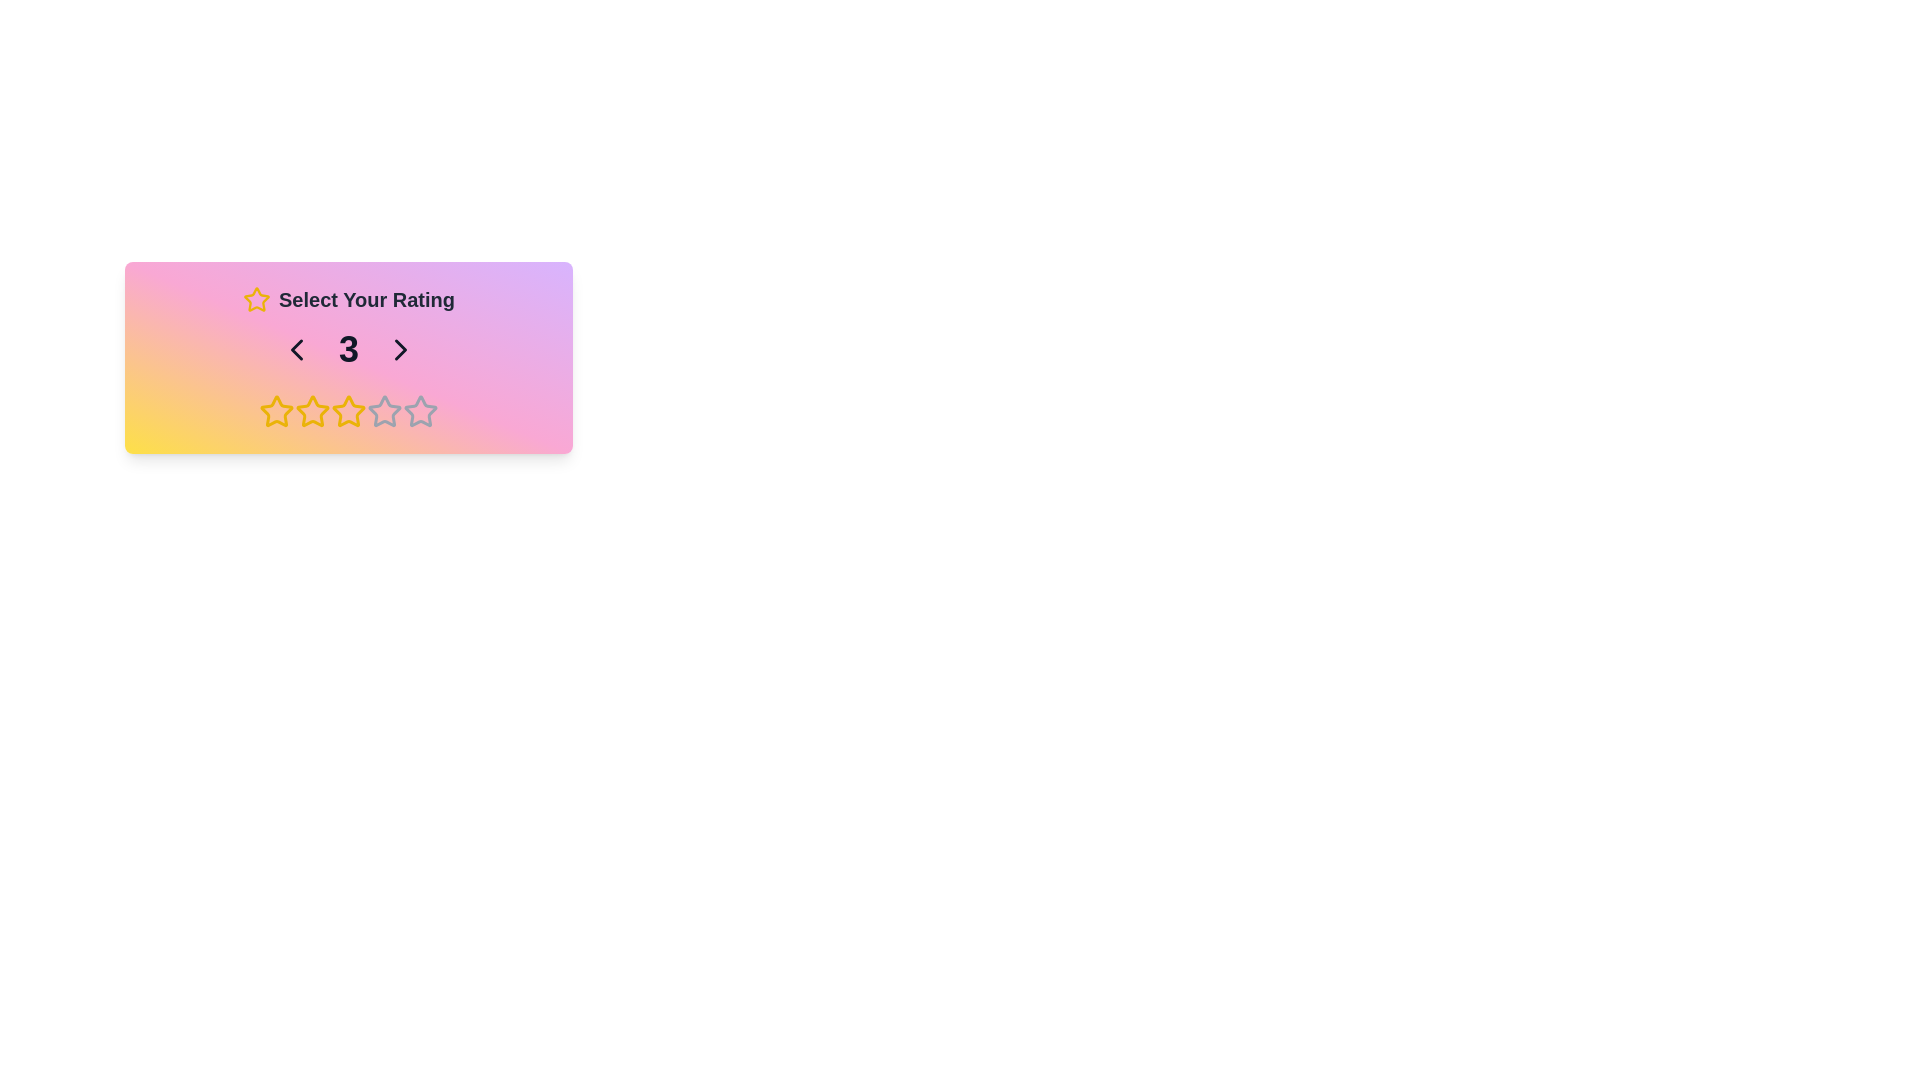  Describe the element at coordinates (349, 410) in the screenshot. I see `the third star icon` at that location.